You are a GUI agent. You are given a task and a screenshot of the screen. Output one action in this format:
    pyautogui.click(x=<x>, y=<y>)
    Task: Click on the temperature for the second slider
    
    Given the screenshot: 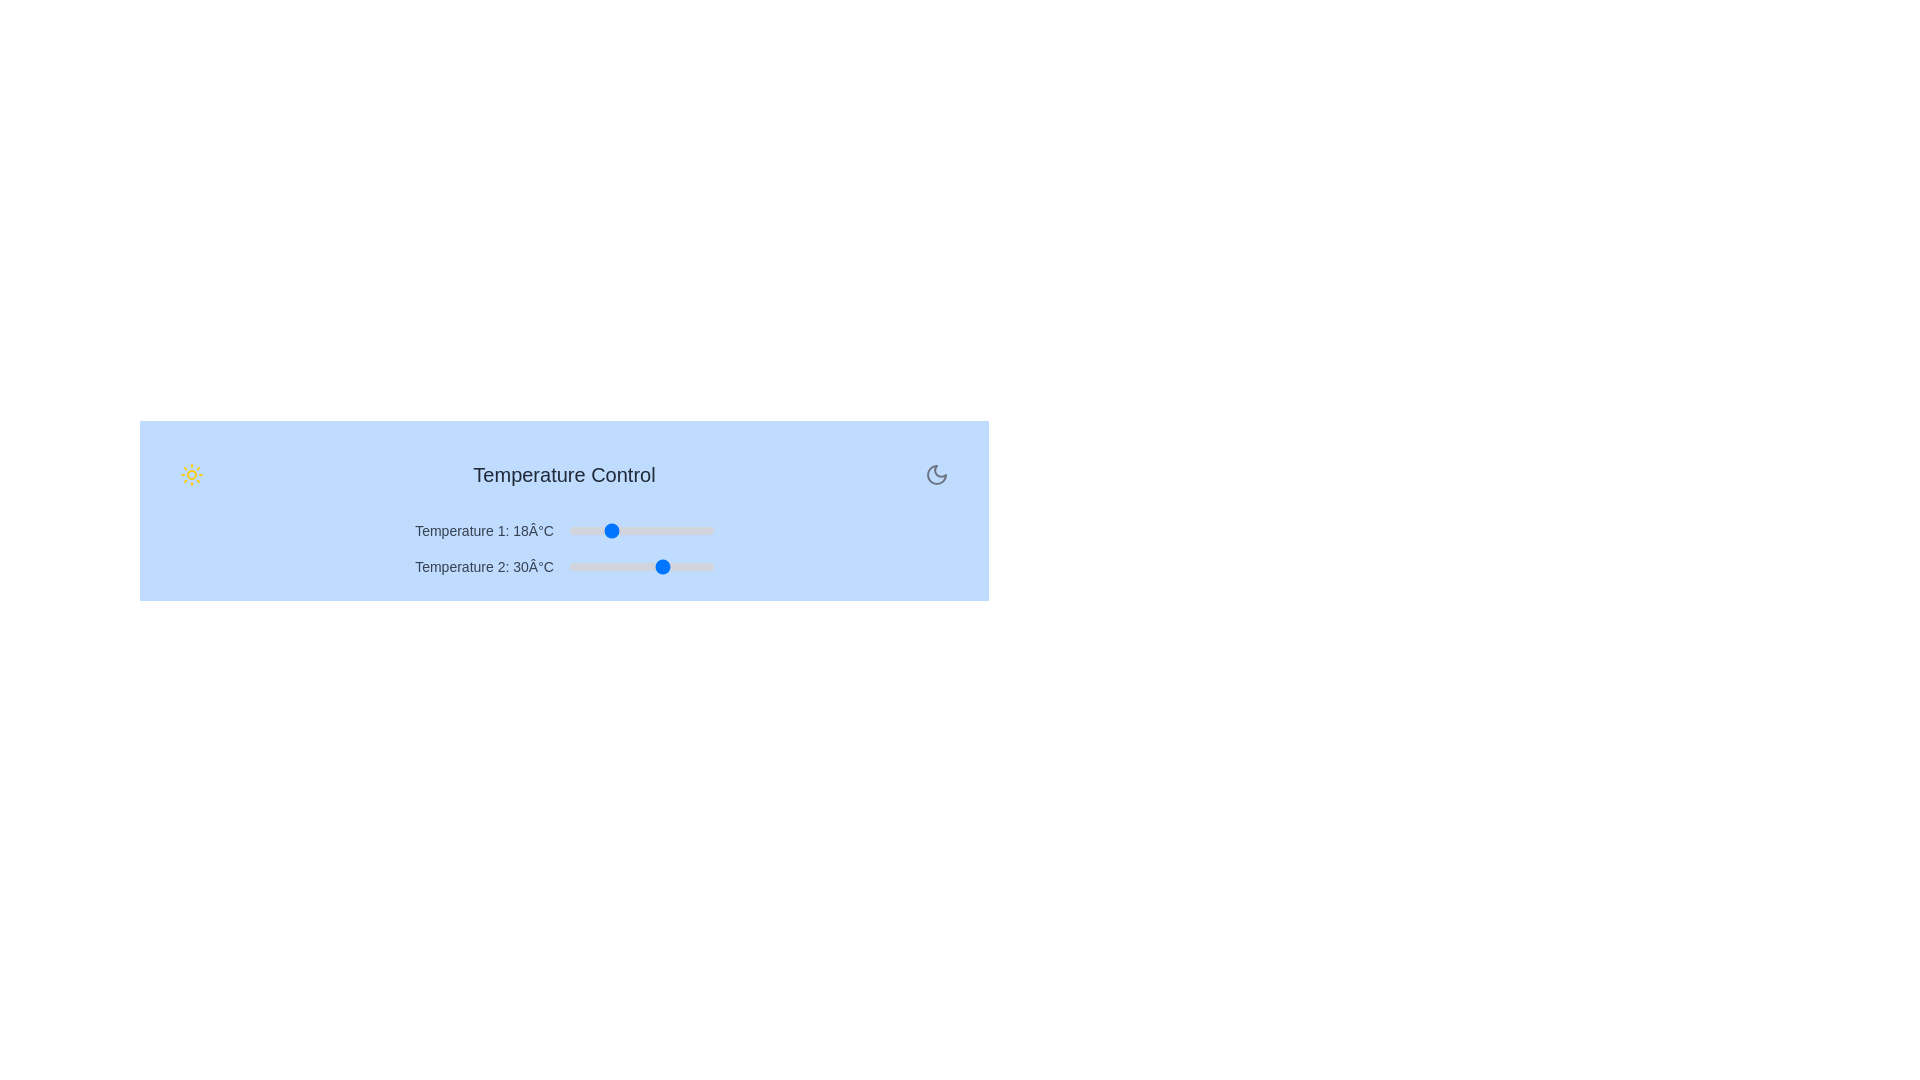 What is the action you would take?
    pyautogui.click(x=636, y=567)
    